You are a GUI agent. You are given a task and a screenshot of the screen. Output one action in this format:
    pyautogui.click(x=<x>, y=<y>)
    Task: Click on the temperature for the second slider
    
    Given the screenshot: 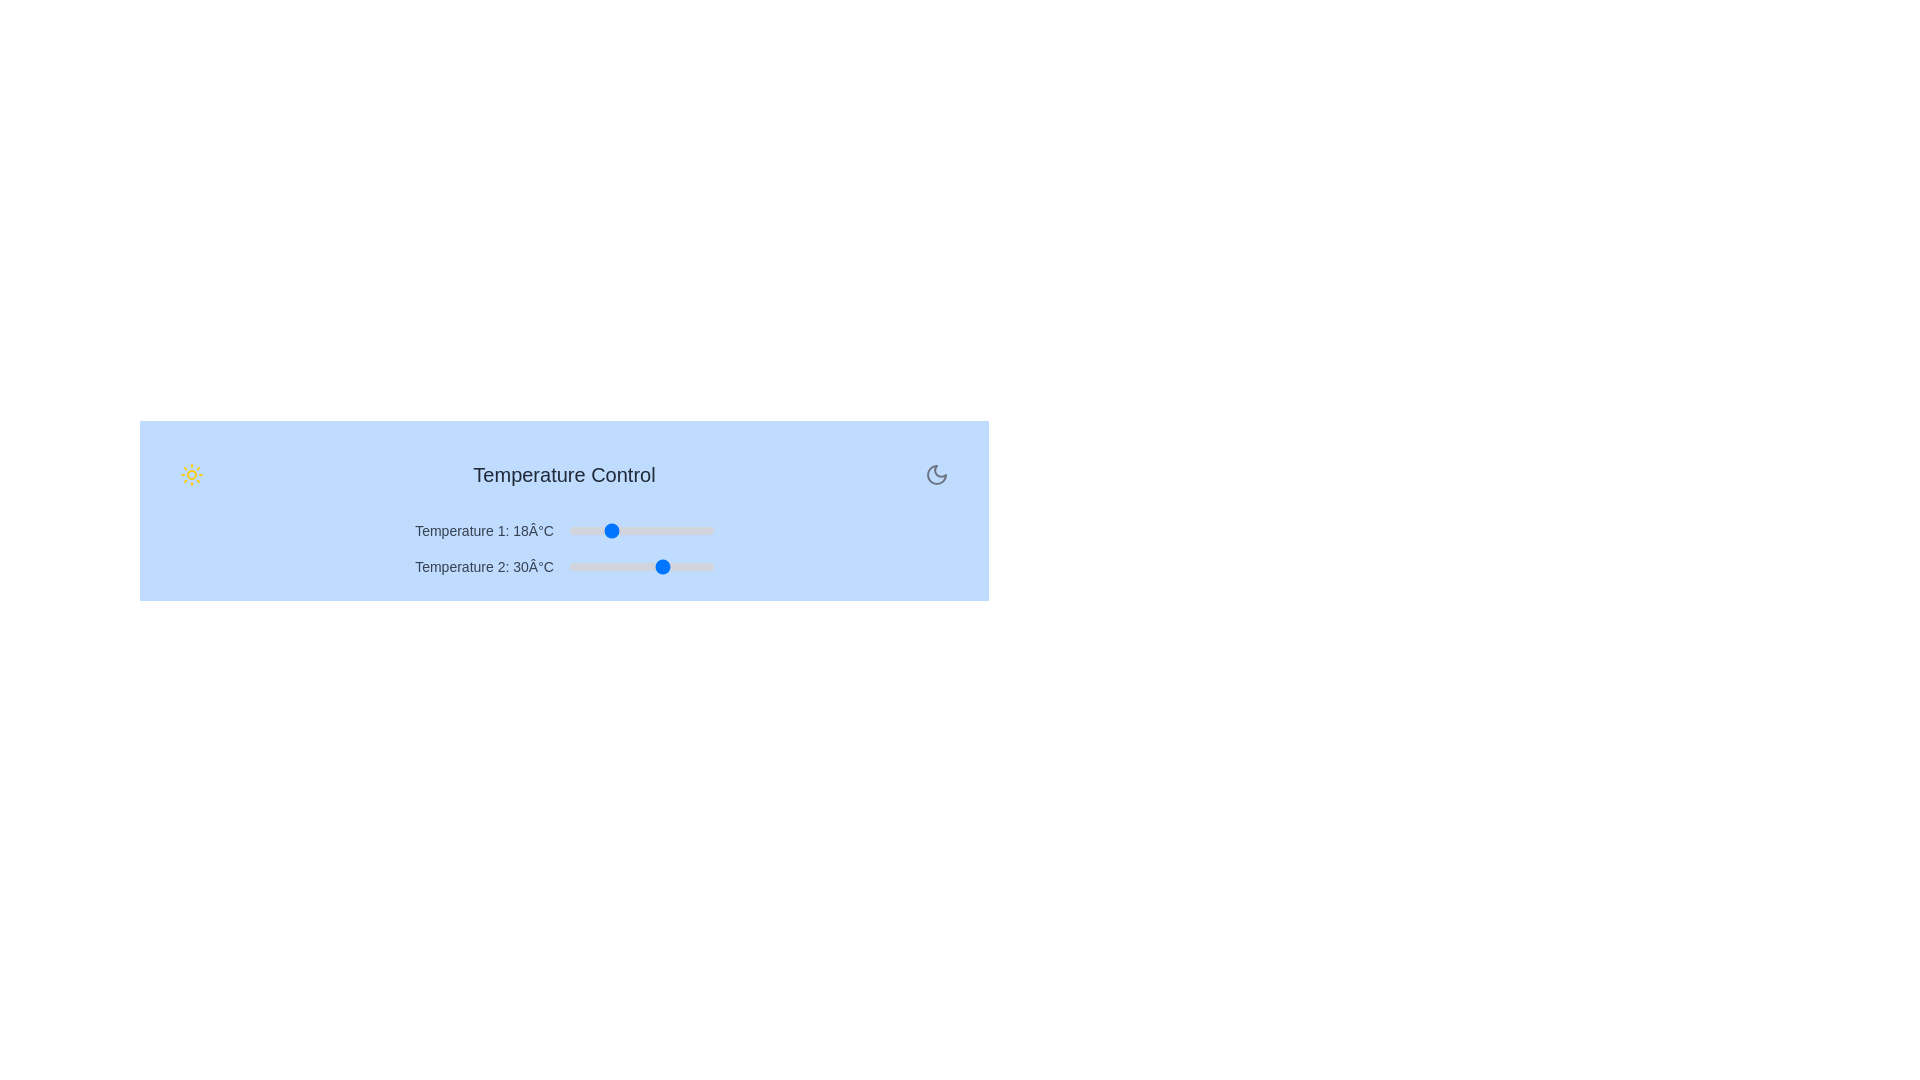 What is the action you would take?
    pyautogui.click(x=636, y=567)
    